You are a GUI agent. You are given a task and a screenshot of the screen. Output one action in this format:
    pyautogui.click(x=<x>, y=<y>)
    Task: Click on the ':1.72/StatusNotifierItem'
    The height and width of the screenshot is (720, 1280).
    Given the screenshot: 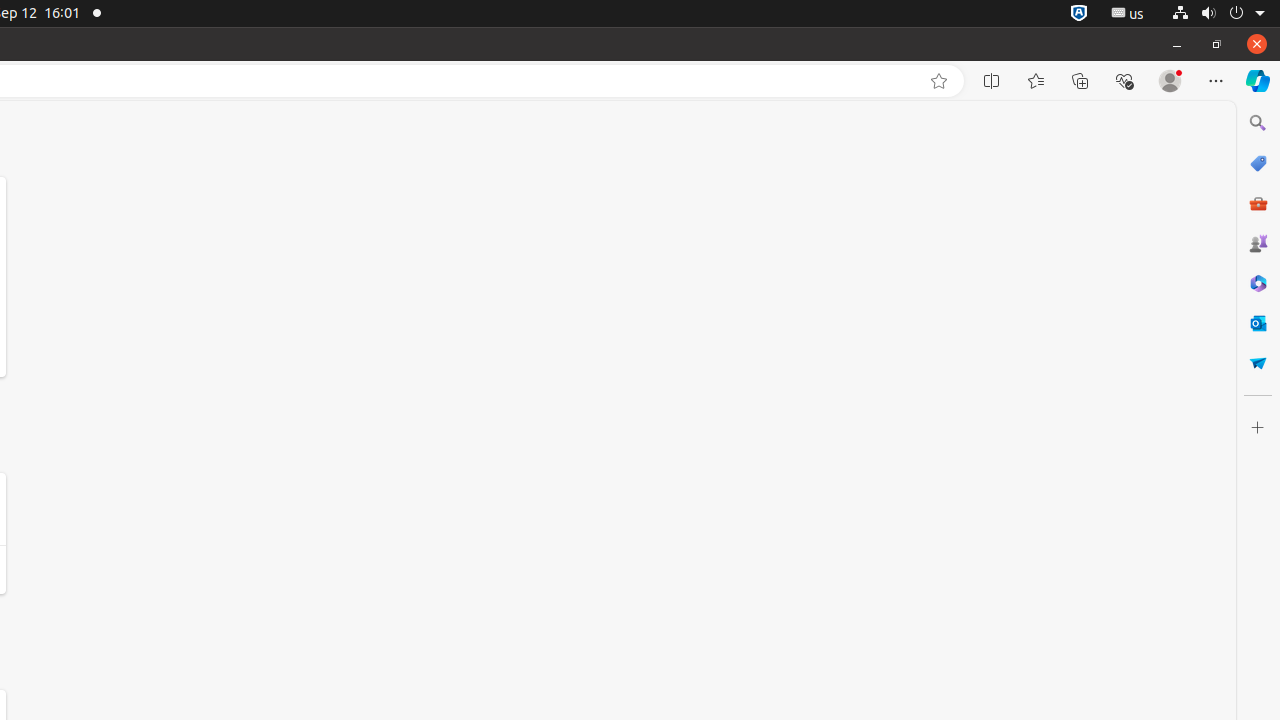 What is the action you would take?
    pyautogui.click(x=1078, y=13)
    